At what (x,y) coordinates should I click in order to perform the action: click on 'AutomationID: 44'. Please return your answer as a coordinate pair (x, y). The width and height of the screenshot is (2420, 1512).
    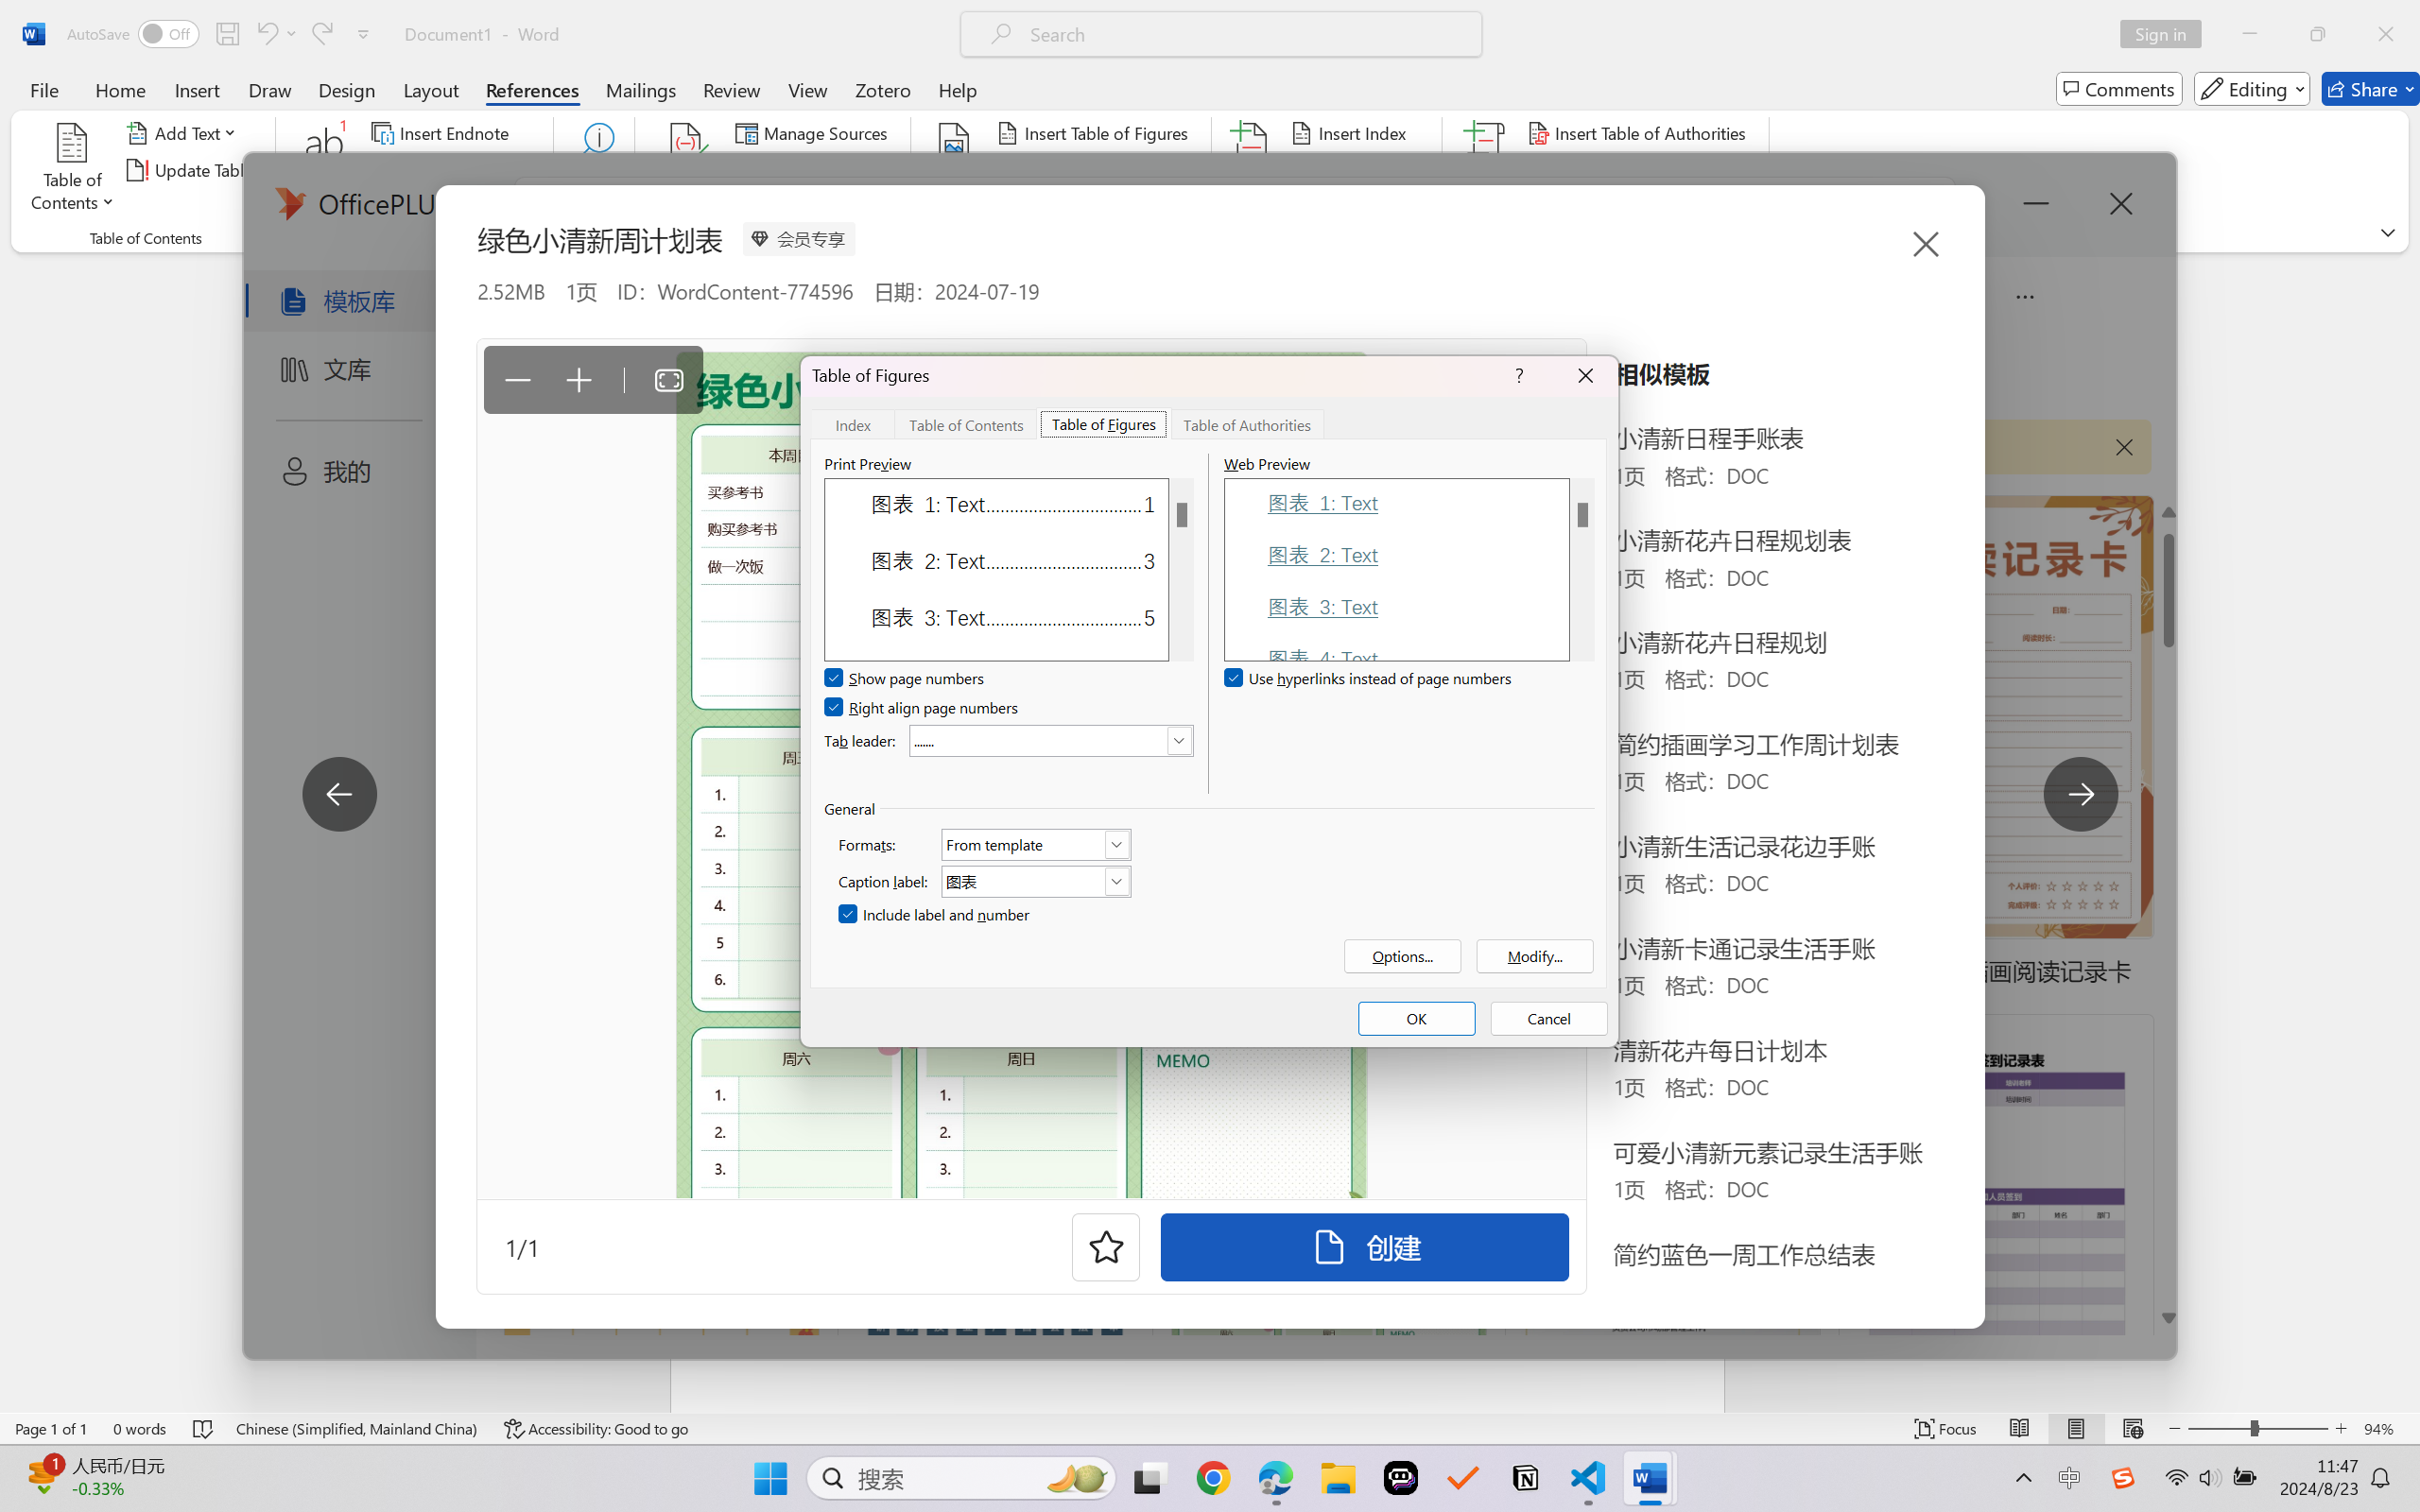
    Looking at the image, I should click on (1180, 569).